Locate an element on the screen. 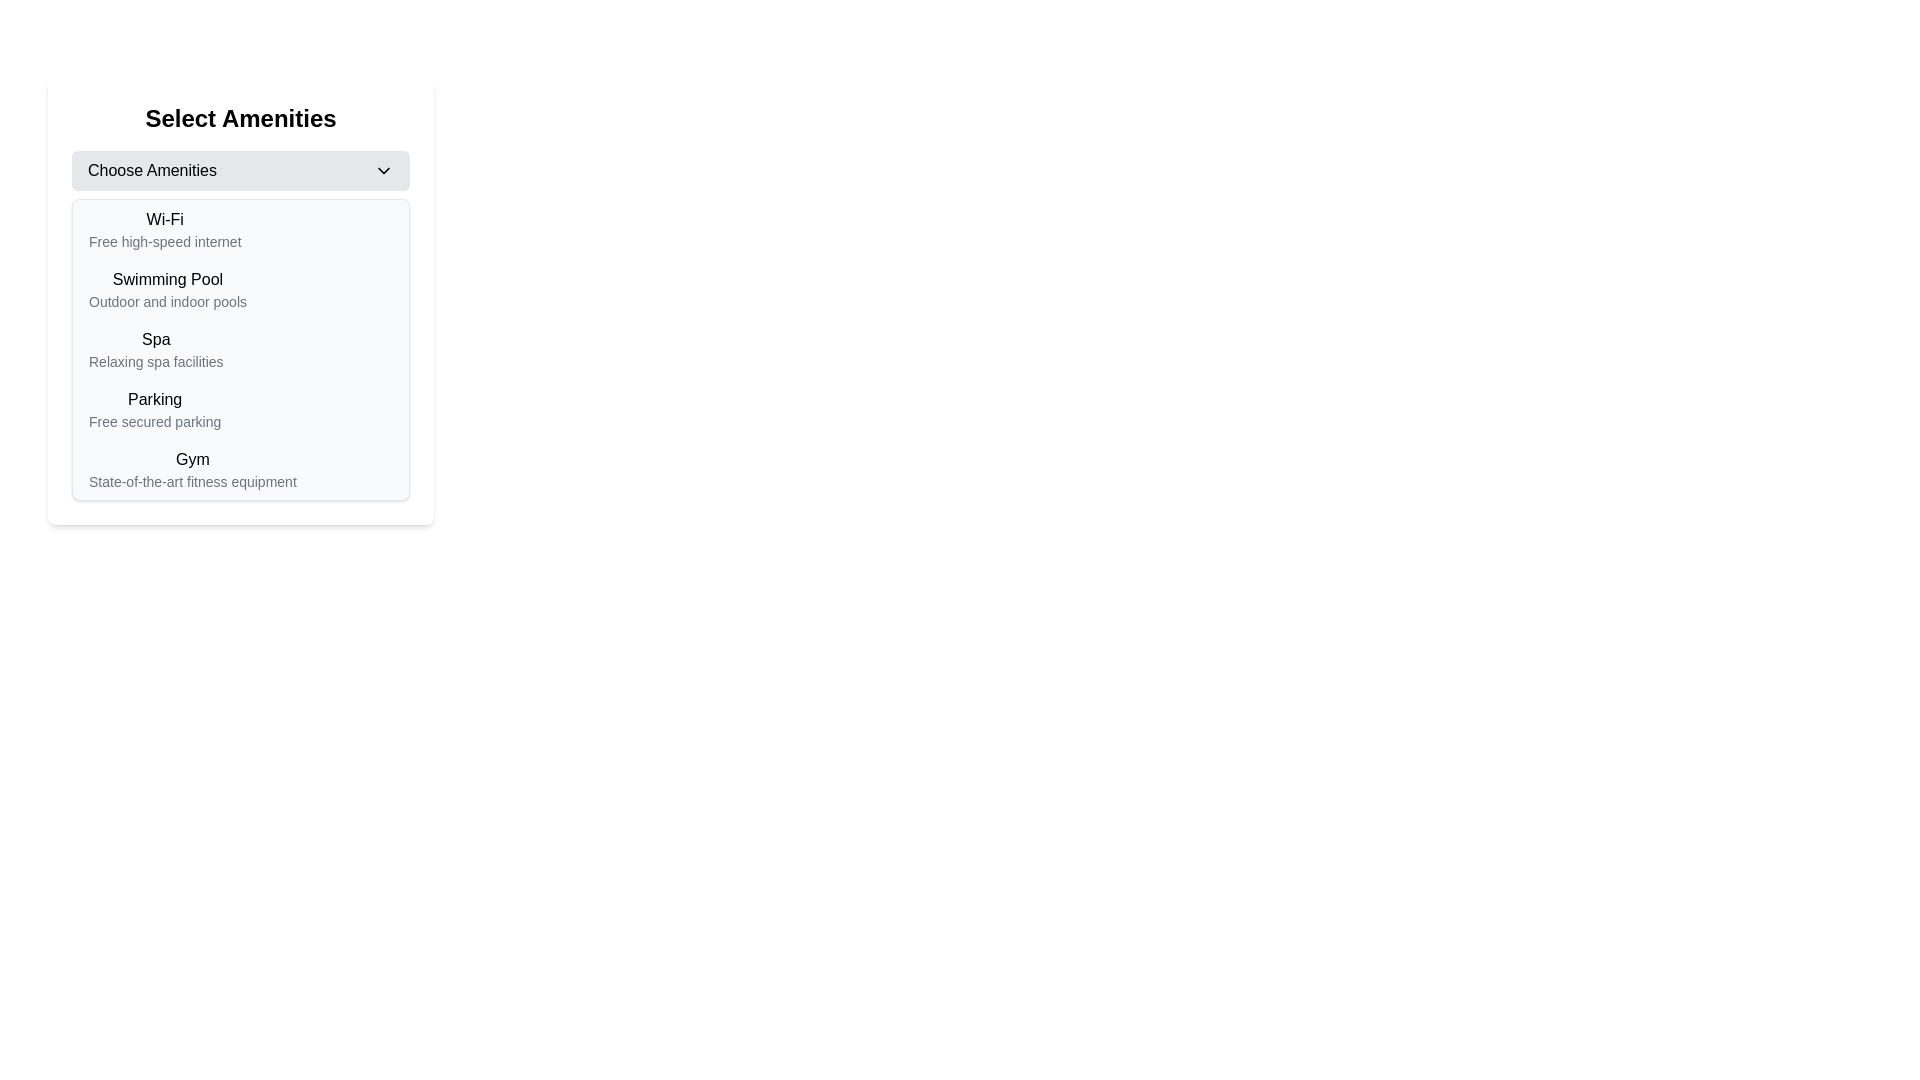 The width and height of the screenshot is (1920, 1080). the text-based list item titled 'Spa' with the subtitle 'Relaxing spa facilities', which is the third item in the amenities dropdown menu is located at coordinates (155, 349).